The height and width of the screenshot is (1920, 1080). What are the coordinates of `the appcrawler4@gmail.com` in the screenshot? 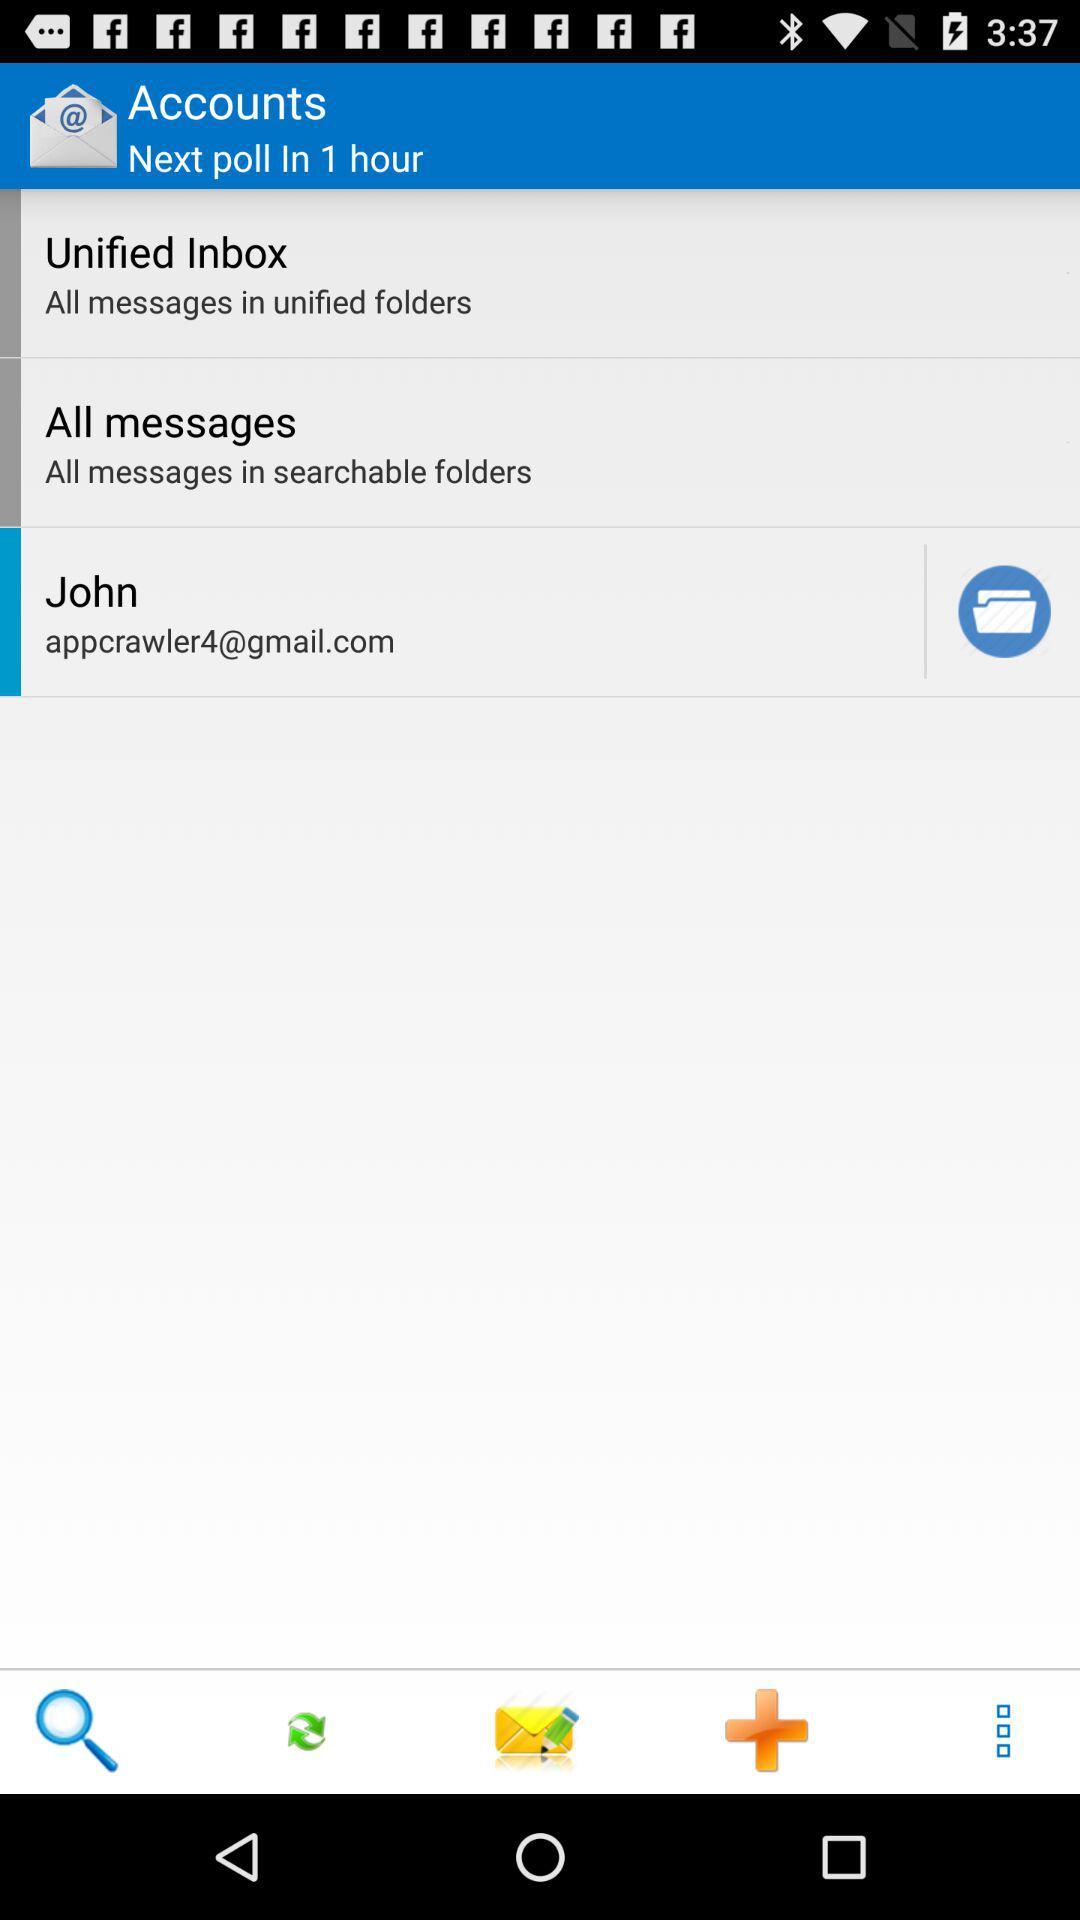 It's located at (479, 640).